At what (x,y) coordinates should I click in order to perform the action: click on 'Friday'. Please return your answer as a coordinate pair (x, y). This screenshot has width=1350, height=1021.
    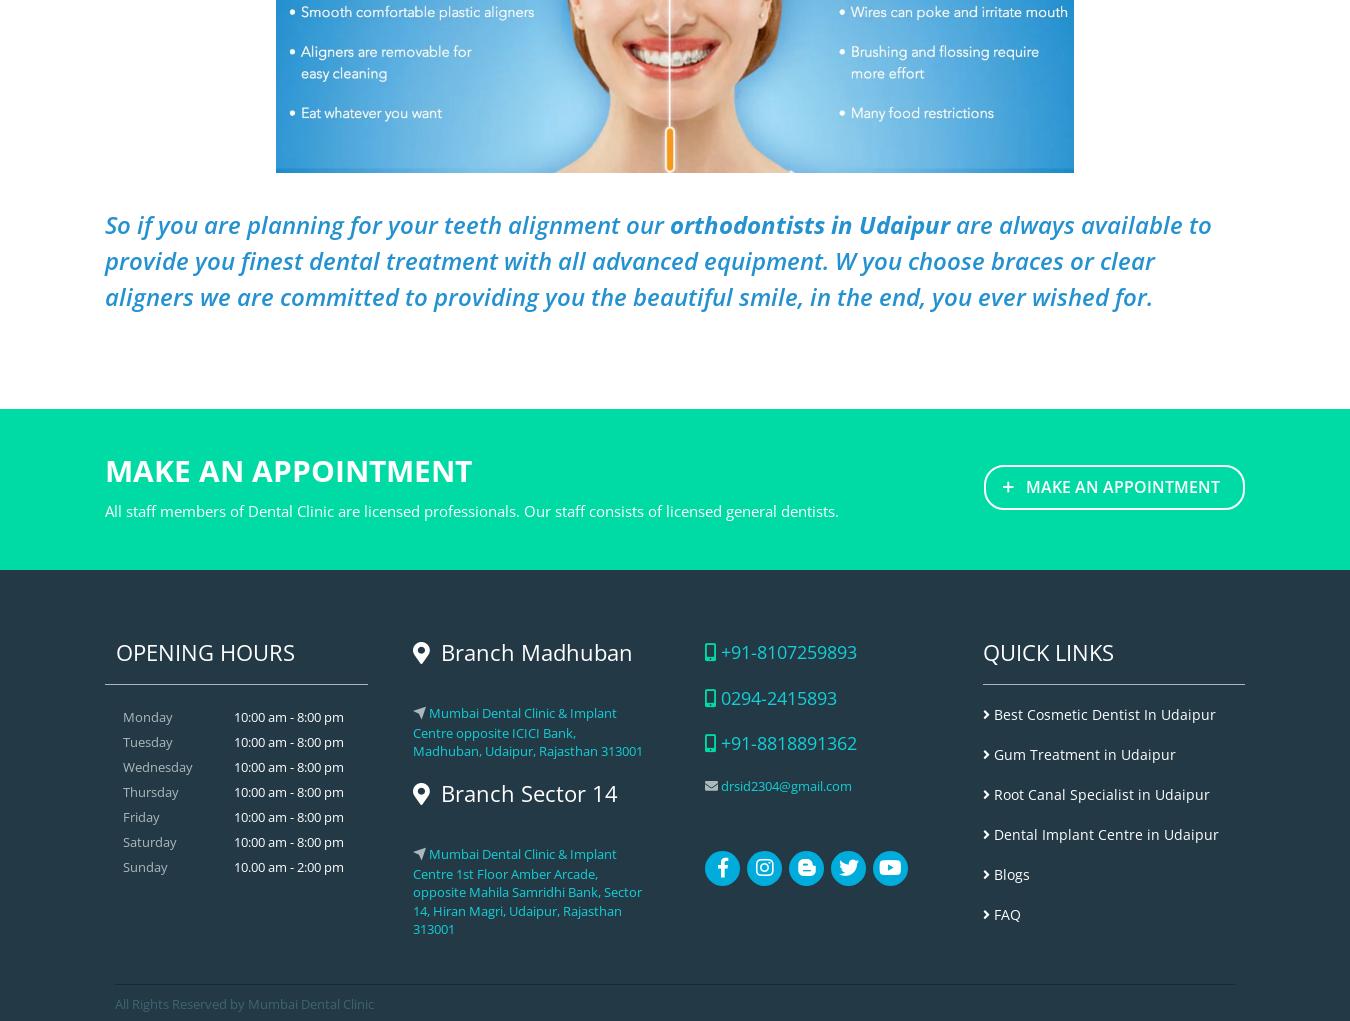
    Looking at the image, I should click on (141, 816).